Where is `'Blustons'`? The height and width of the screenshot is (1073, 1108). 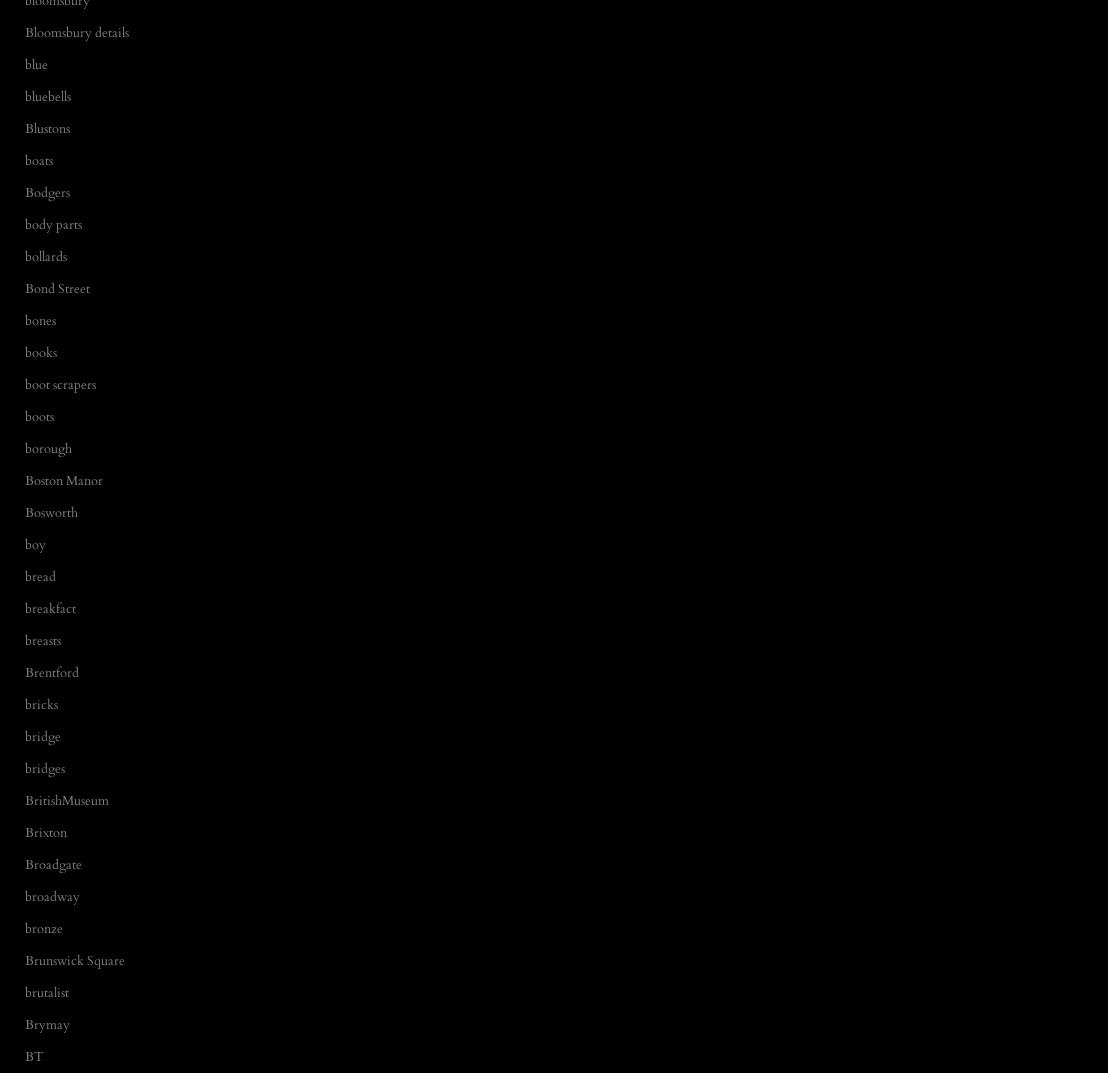
'Blustons' is located at coordinates (25, 127).